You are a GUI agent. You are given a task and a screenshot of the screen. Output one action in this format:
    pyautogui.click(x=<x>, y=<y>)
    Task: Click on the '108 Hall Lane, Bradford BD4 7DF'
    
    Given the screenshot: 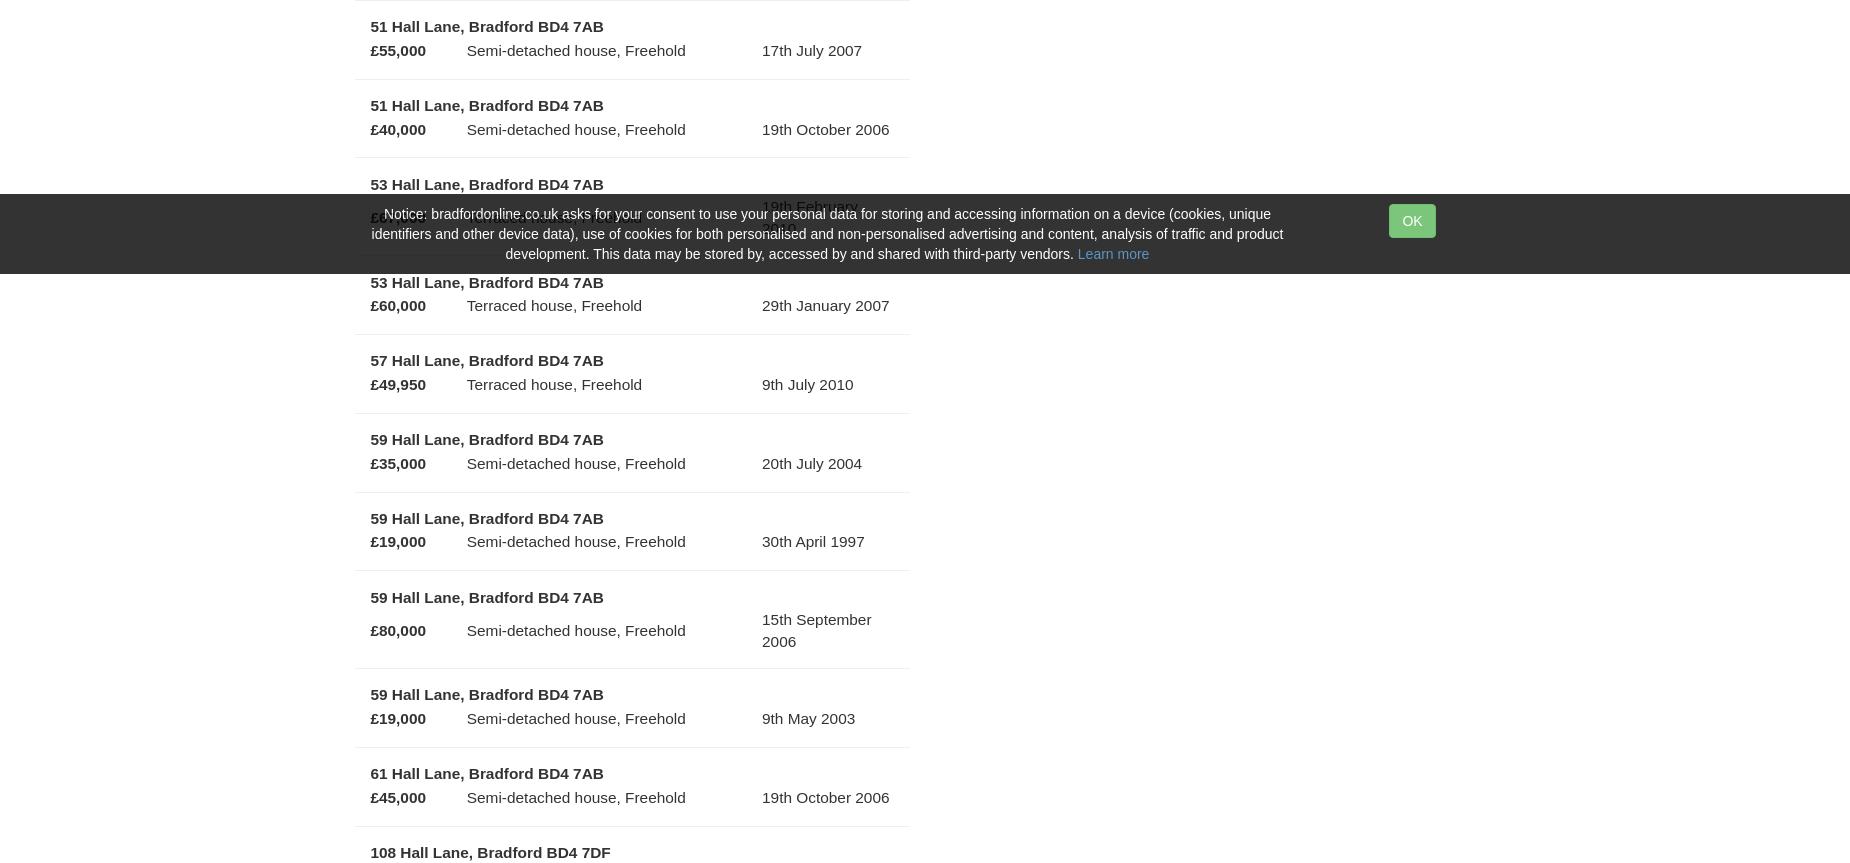 What is the action you would take?
    pyautogui.click(x=490, y=851)
    